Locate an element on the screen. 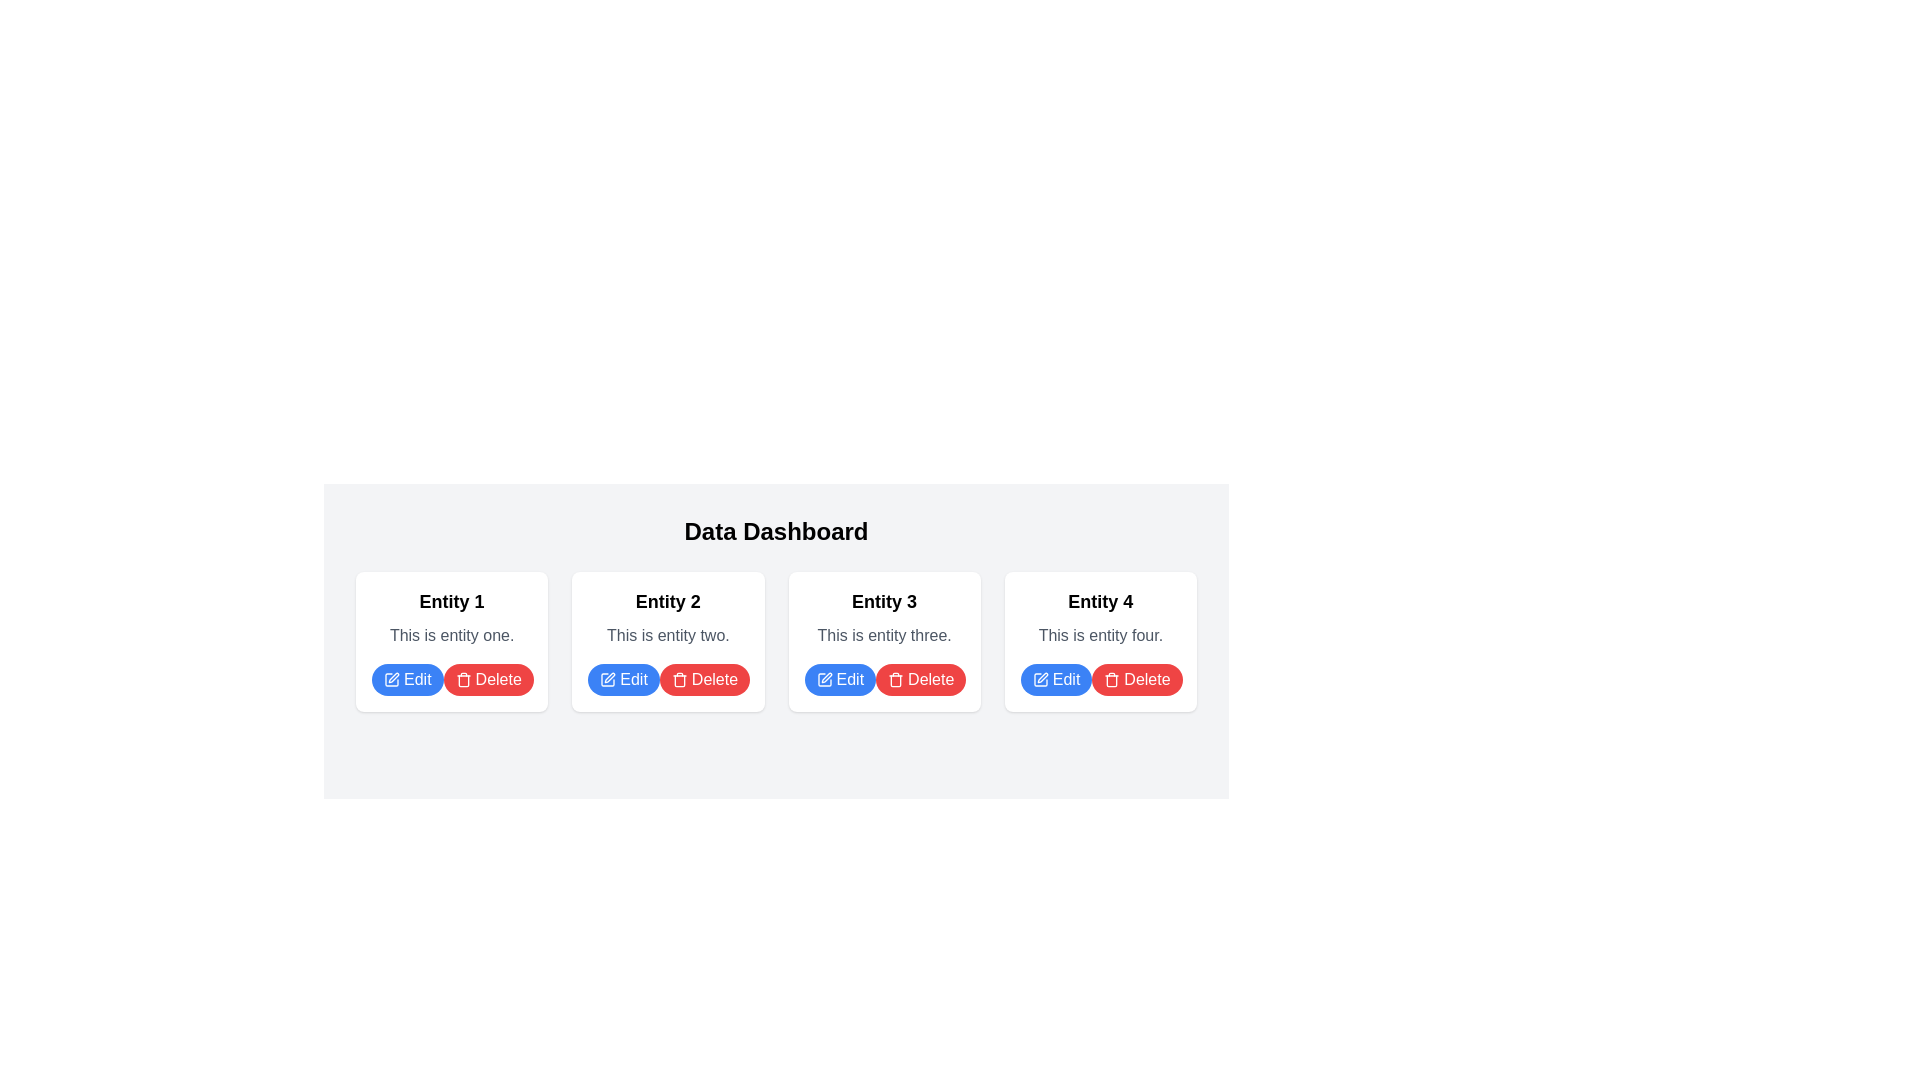 Image resolution: width=1920 pixels, height=1080 pixels. the delete icon located at the bottom-right of the red 'Delete' button is located at coordinates (895, 678).